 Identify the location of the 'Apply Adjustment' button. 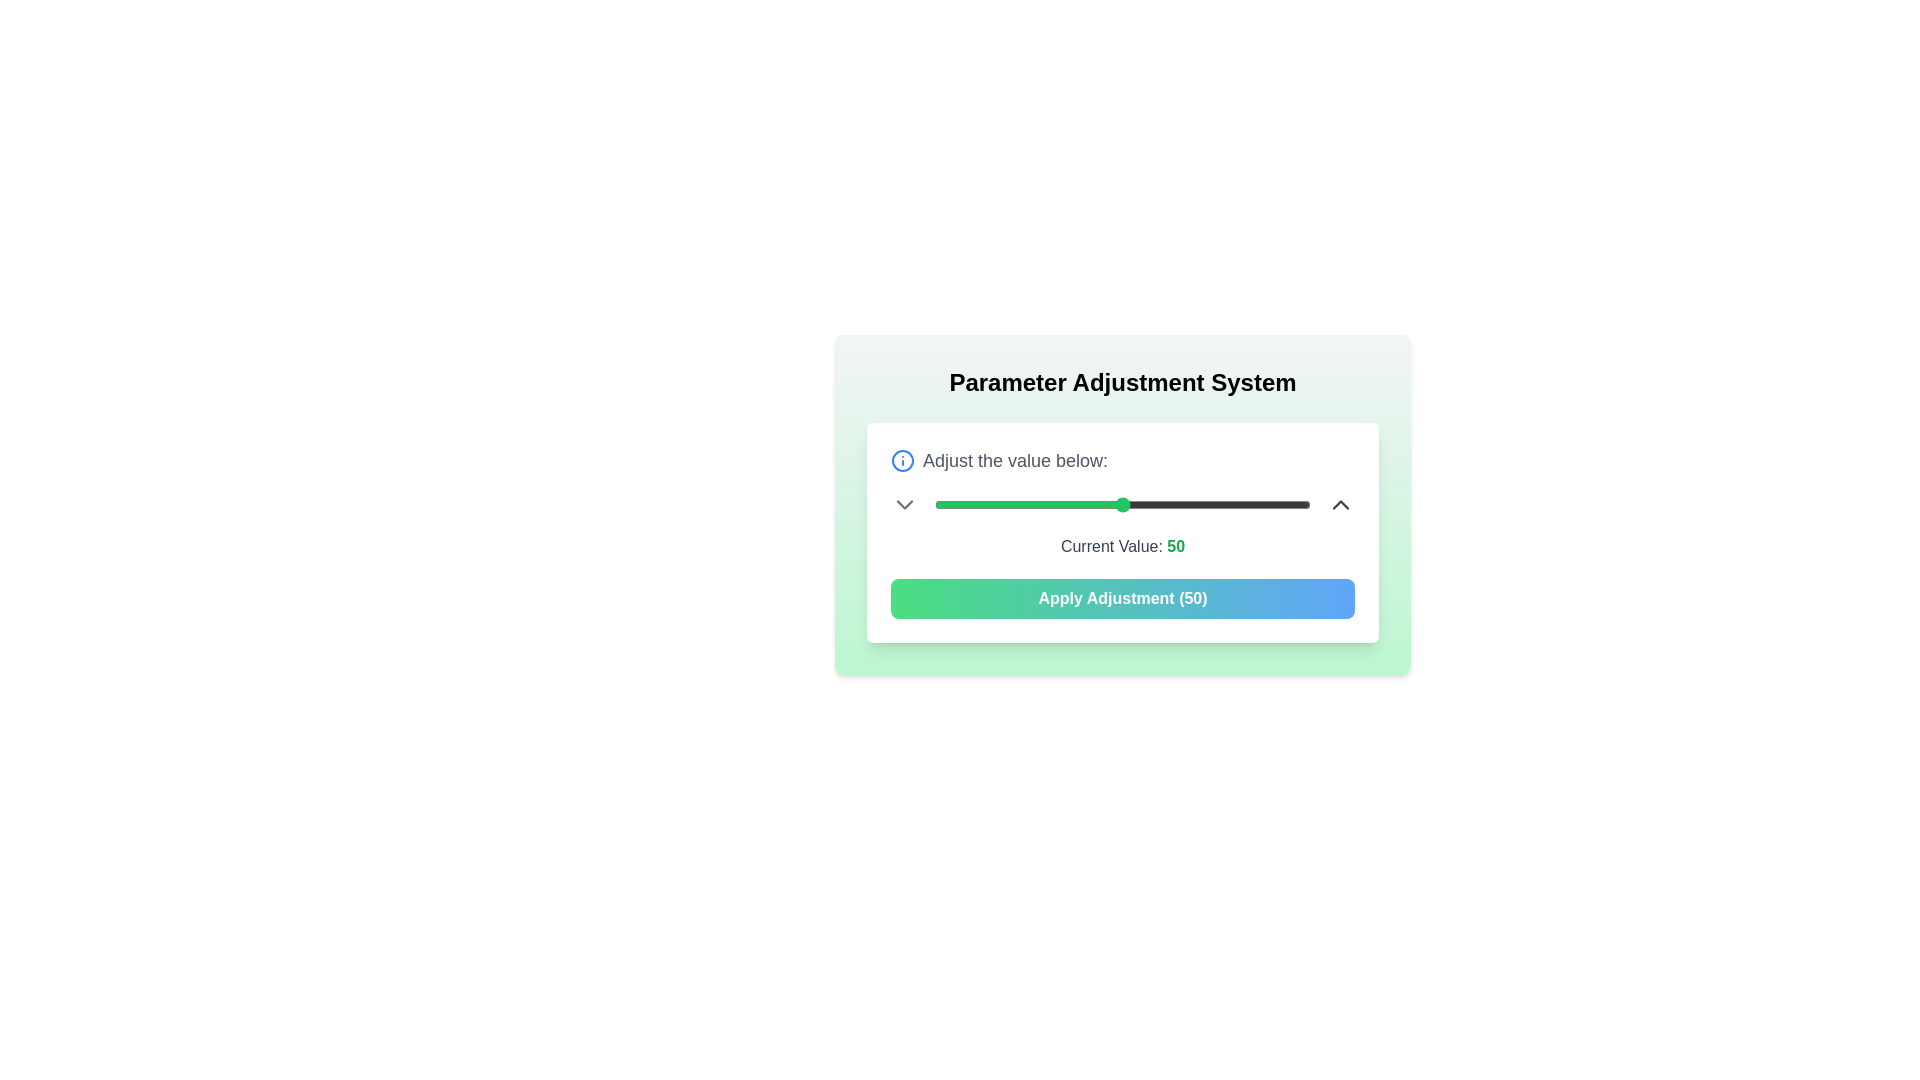
(1123, 597).